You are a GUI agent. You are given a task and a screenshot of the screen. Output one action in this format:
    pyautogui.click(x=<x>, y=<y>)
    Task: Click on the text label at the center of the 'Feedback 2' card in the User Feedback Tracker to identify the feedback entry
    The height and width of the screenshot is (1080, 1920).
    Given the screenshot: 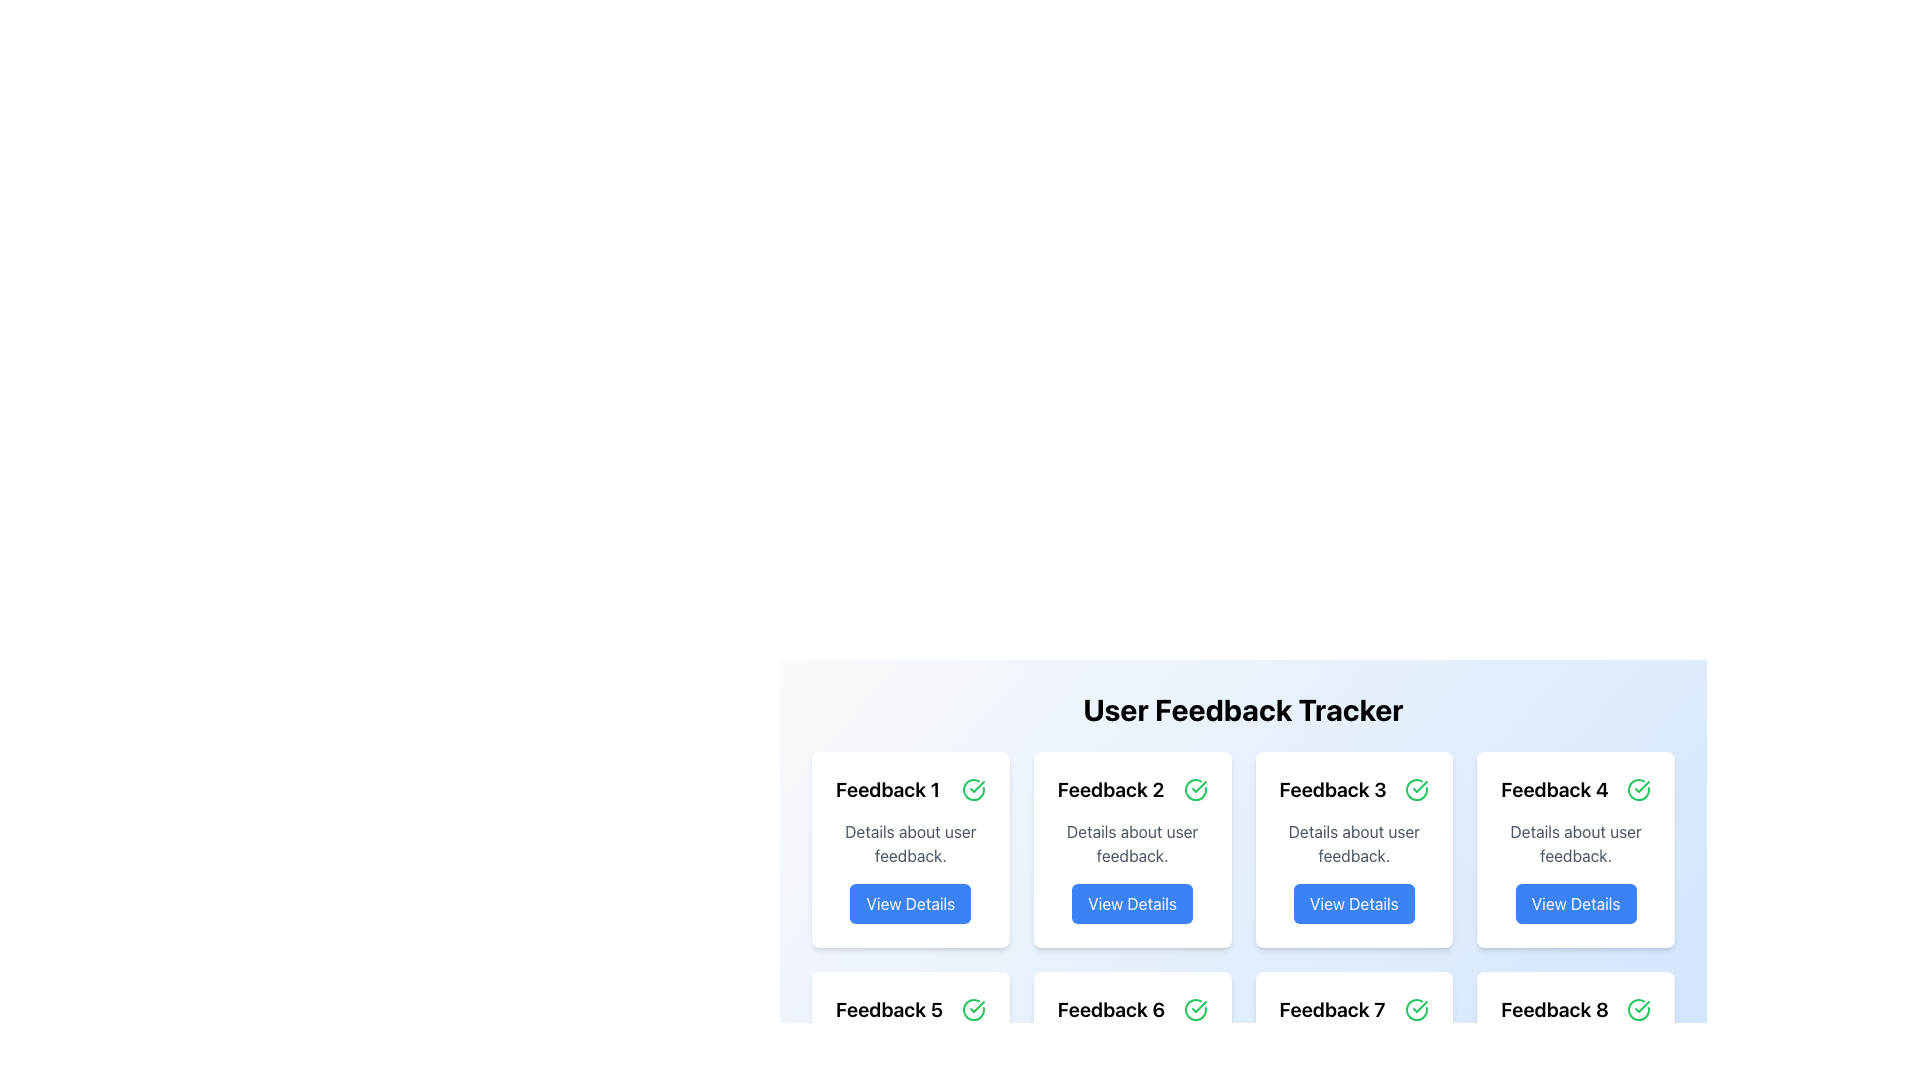 What is the action you would take?
    pyautogui.click(x=1110, y=789)
    